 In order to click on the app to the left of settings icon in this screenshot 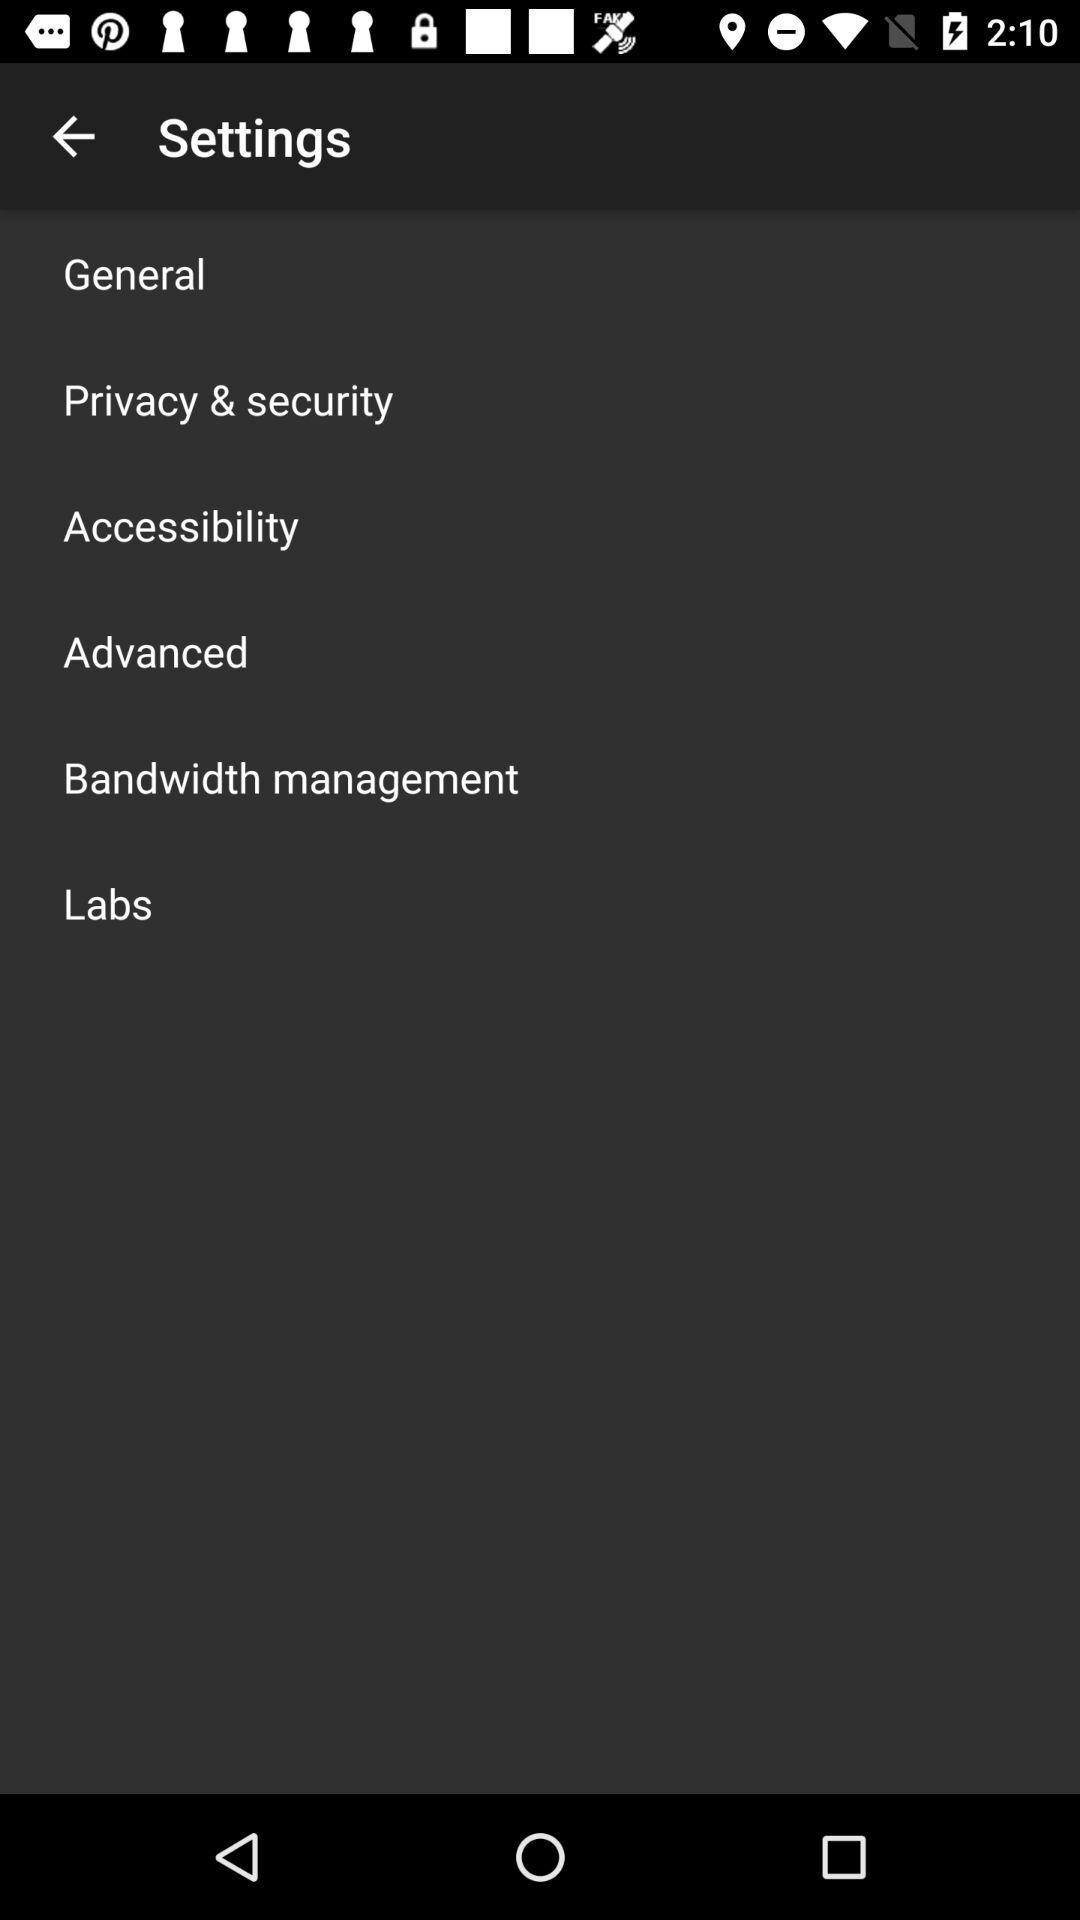, I will do `click(72, 135)`.